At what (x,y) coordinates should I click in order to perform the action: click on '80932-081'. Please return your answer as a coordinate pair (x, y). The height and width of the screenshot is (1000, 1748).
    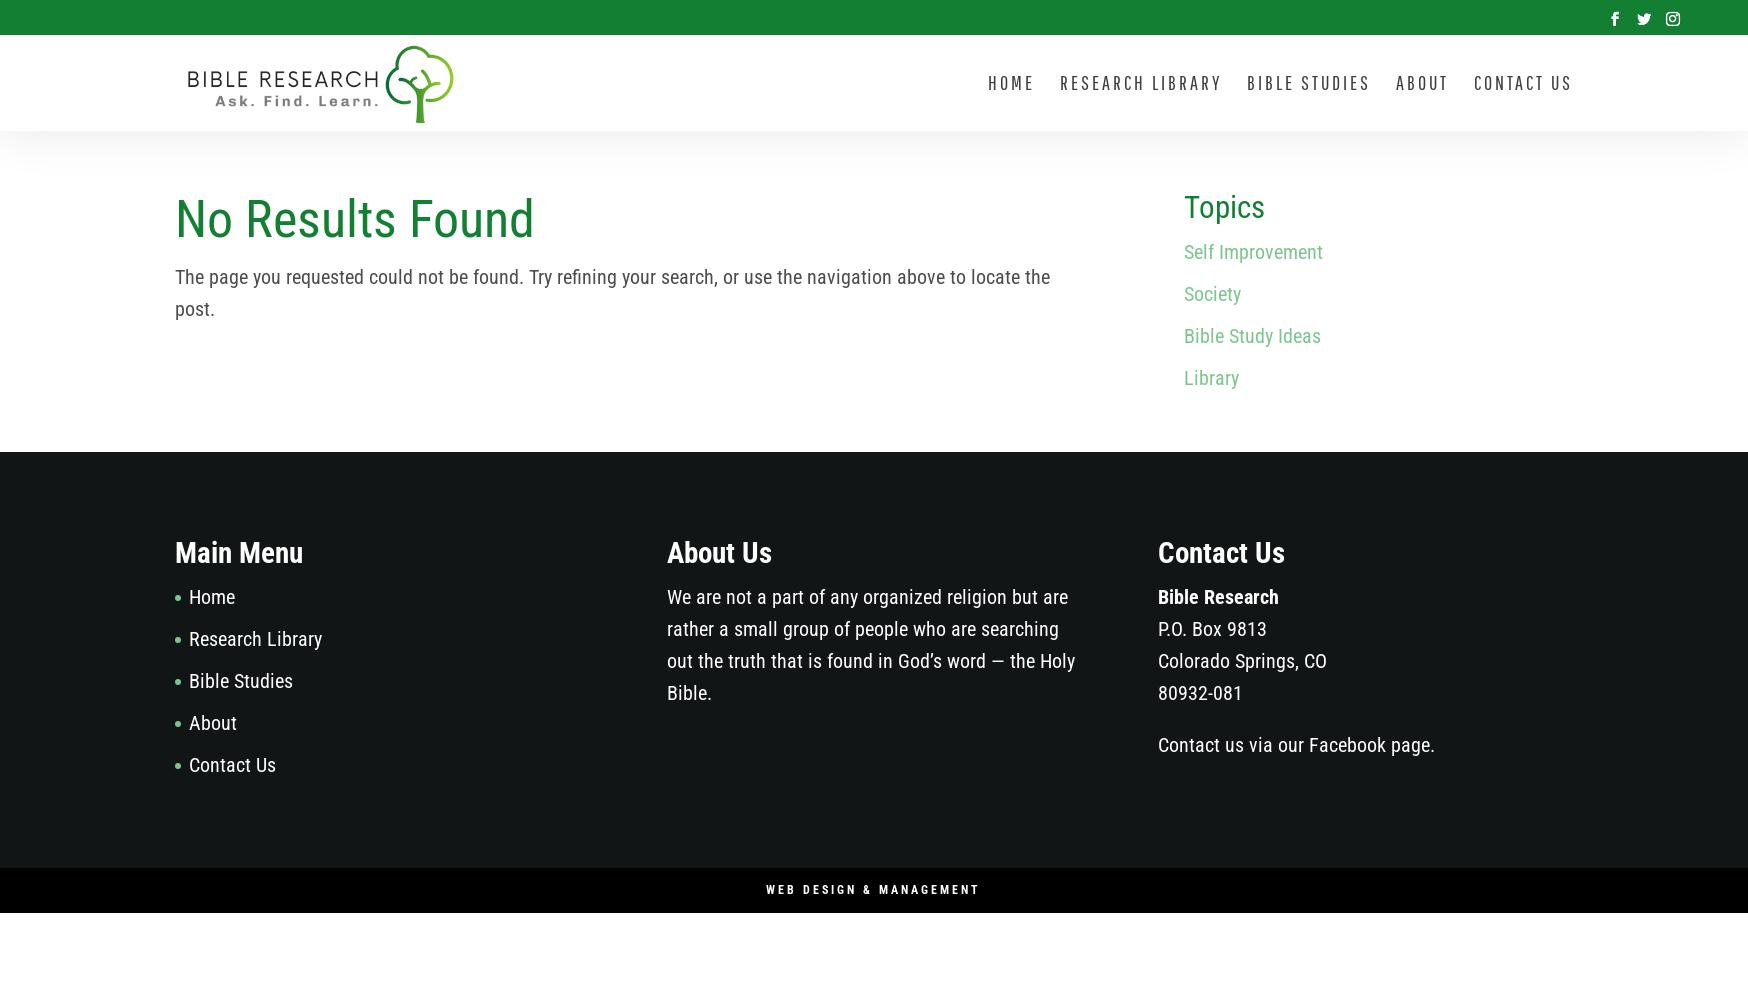
    Looking at the image, I should click on (1199, 691).